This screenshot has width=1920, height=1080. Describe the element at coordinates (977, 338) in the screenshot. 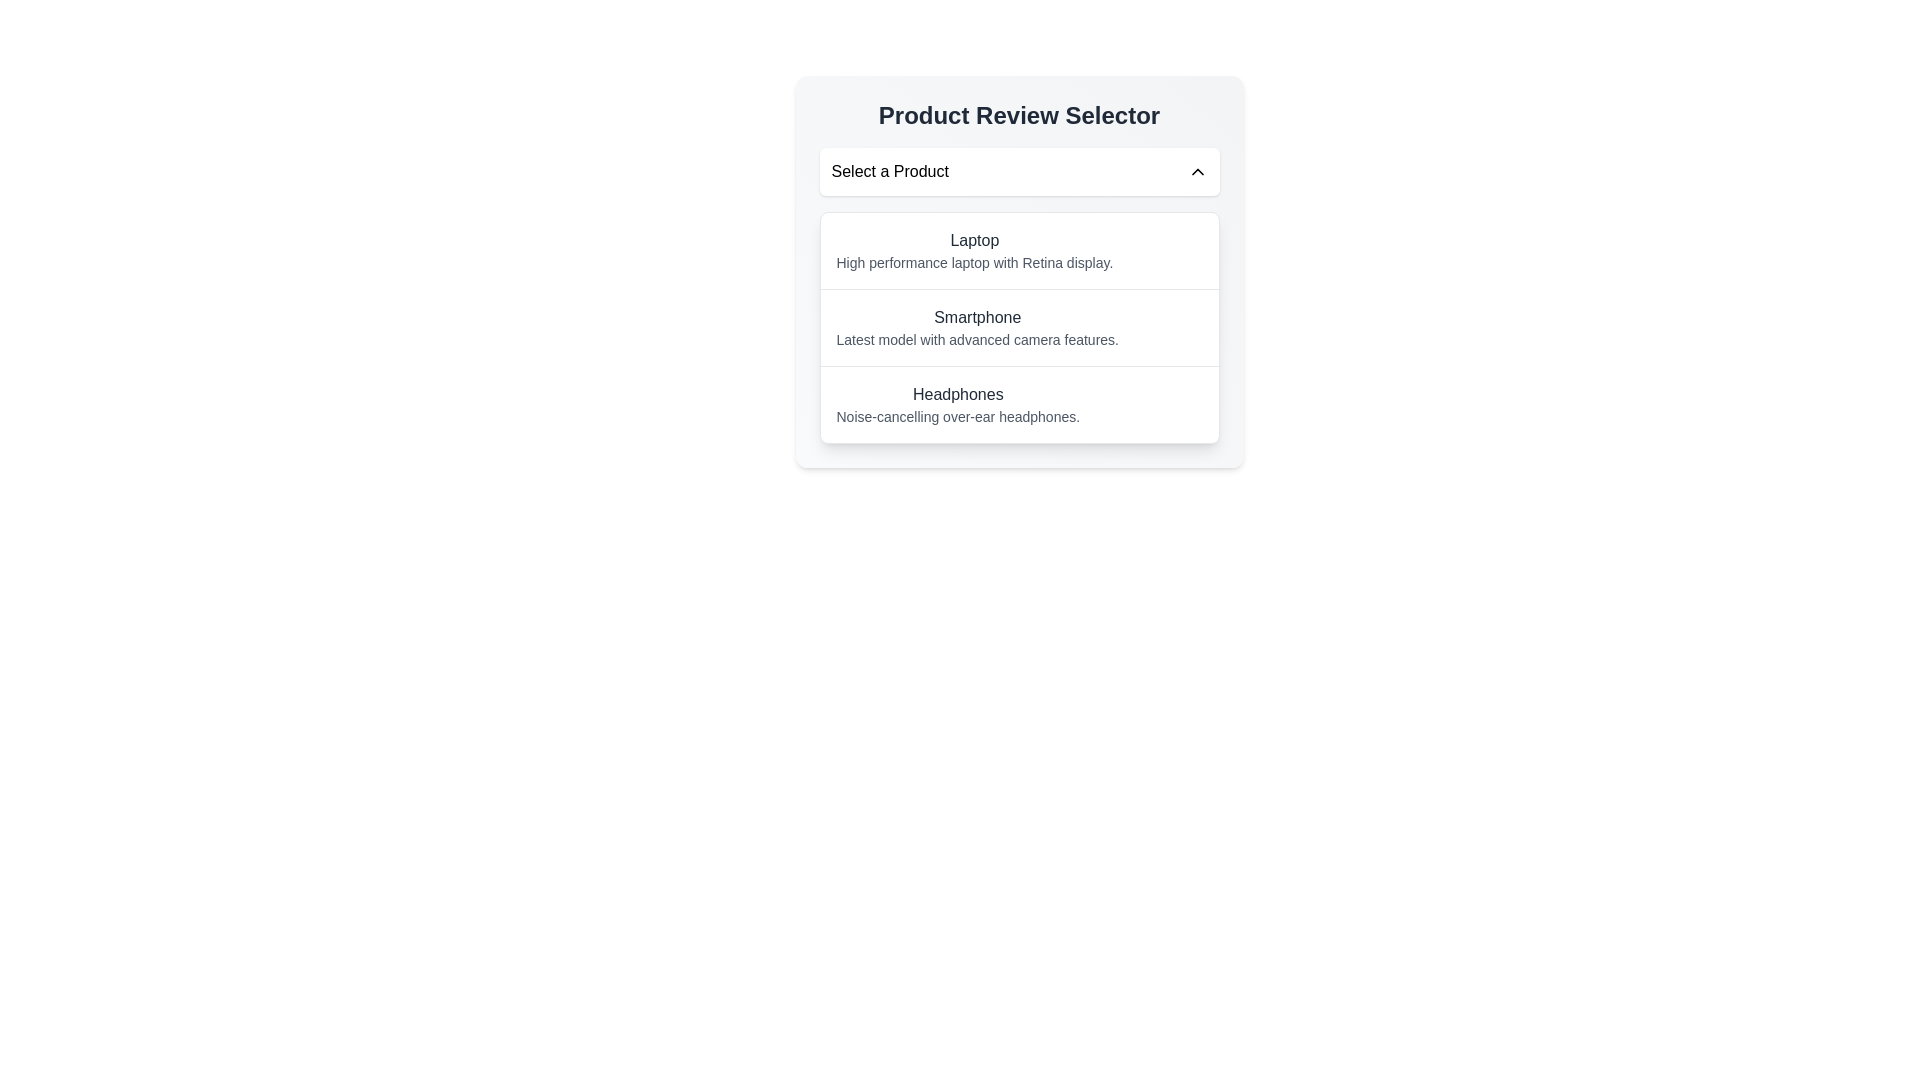

I see `the descriptive text for the 'Smartphone' item located in the dropdown list under the section titled 'Smartphone'` at that location.